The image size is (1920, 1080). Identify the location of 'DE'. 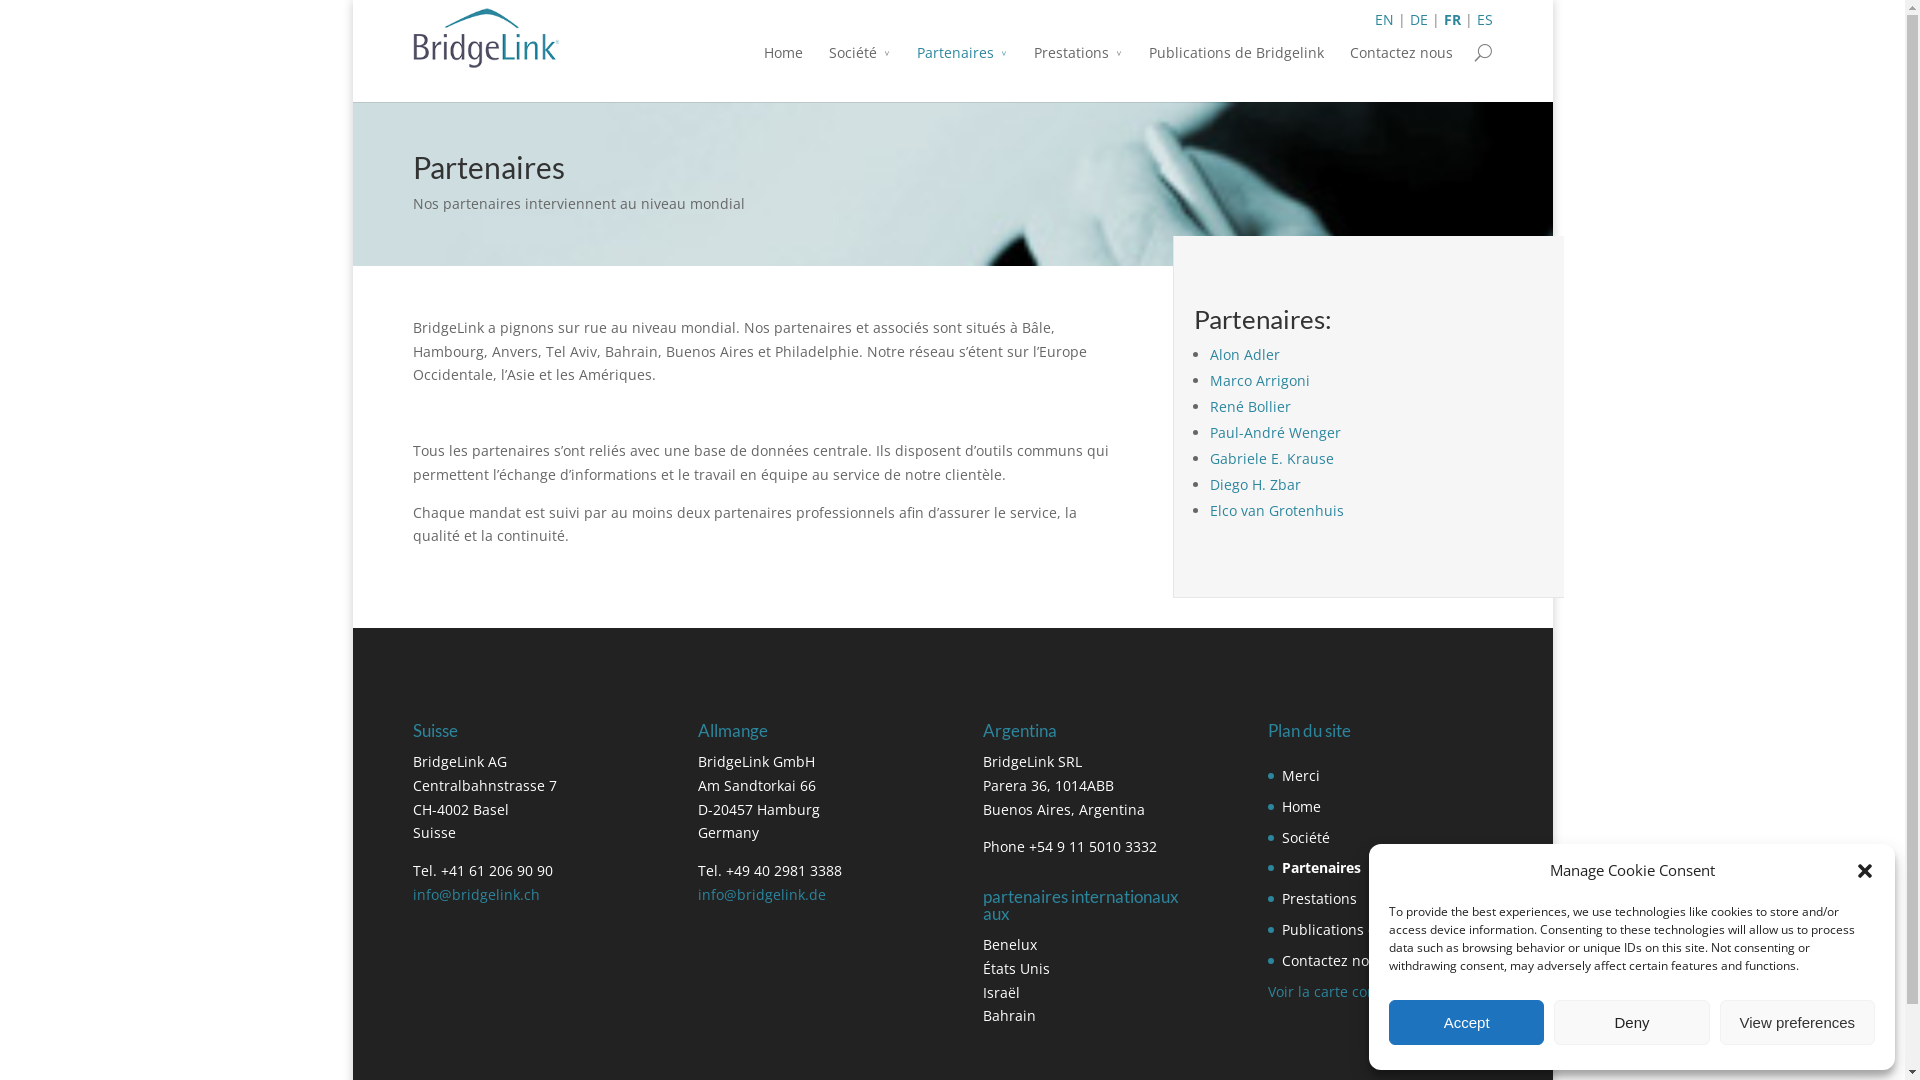
(1409, 19).